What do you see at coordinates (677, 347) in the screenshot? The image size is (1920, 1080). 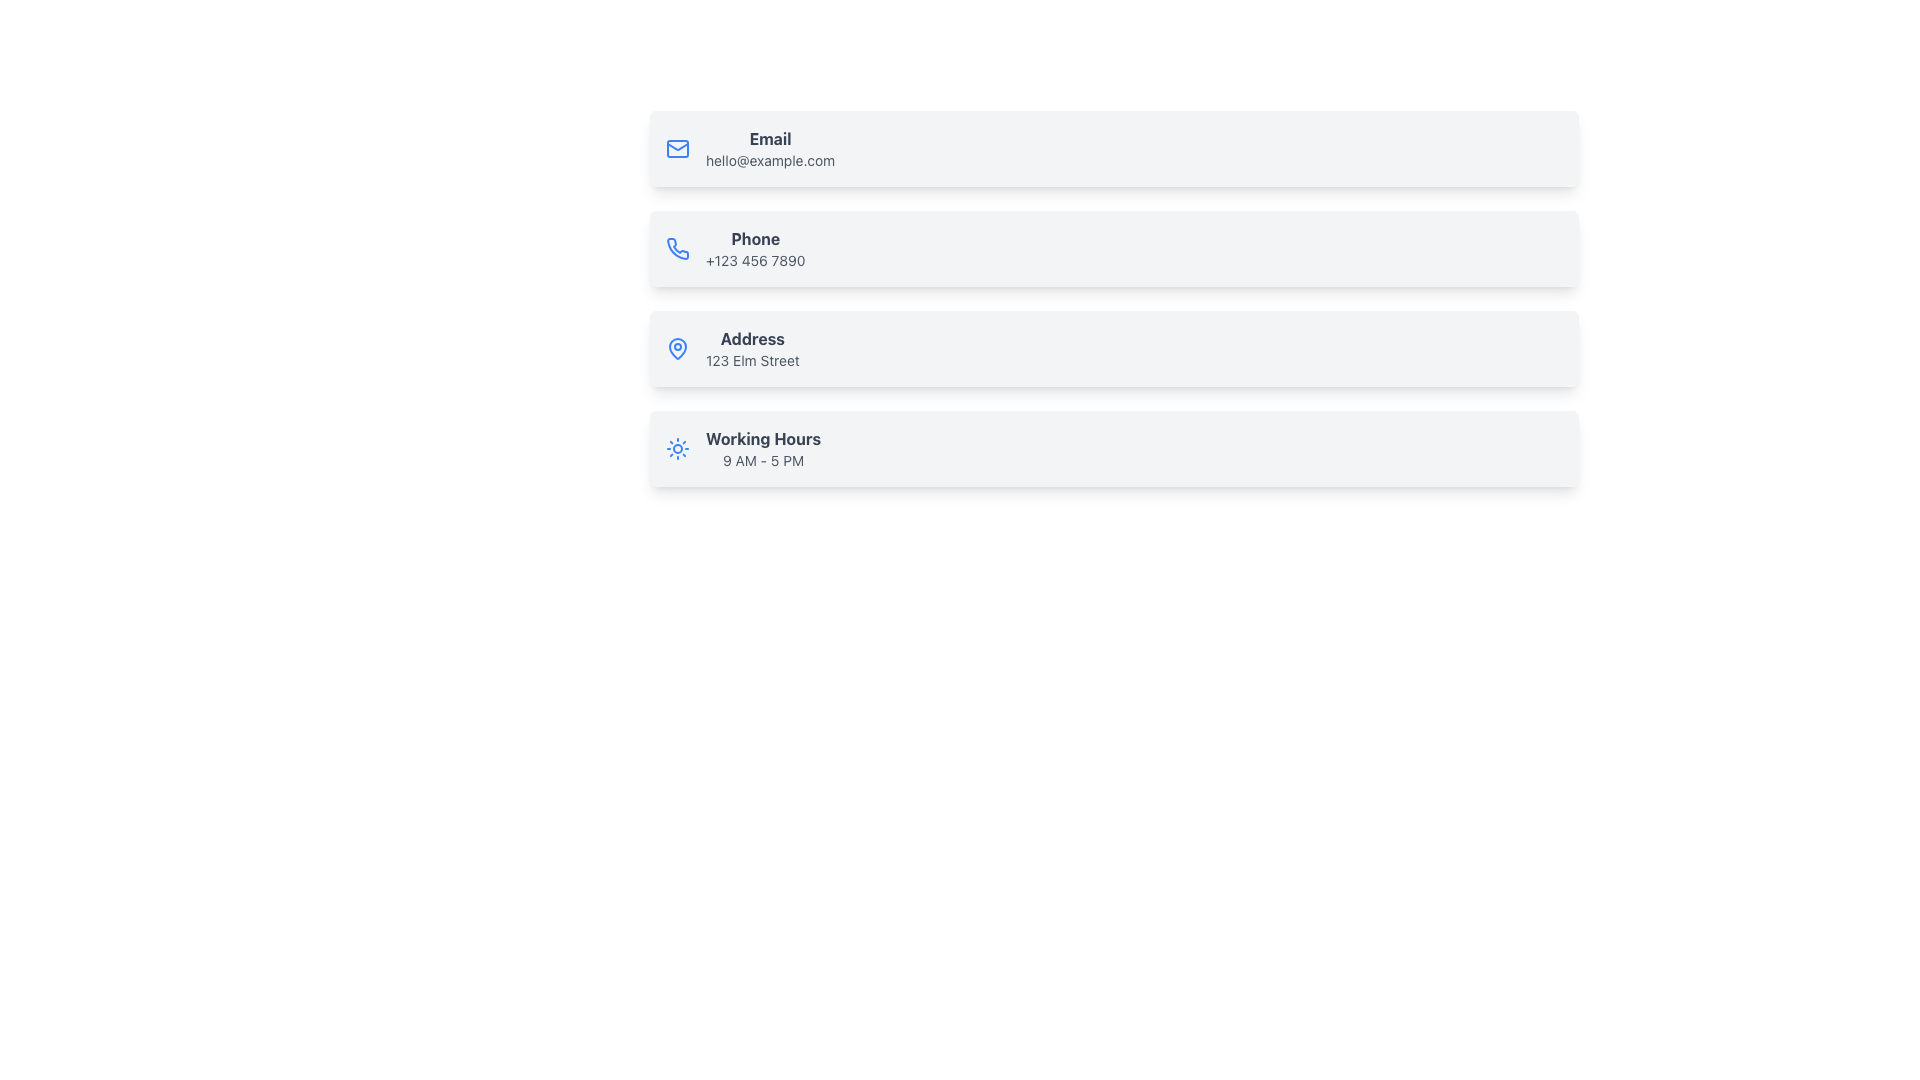 I see `the blue pin icon, which resembles a map marker, located on the left side of the text 'Address 123 Elm Street' in the third entry of the vertical list` at bounding box center [677, 347].